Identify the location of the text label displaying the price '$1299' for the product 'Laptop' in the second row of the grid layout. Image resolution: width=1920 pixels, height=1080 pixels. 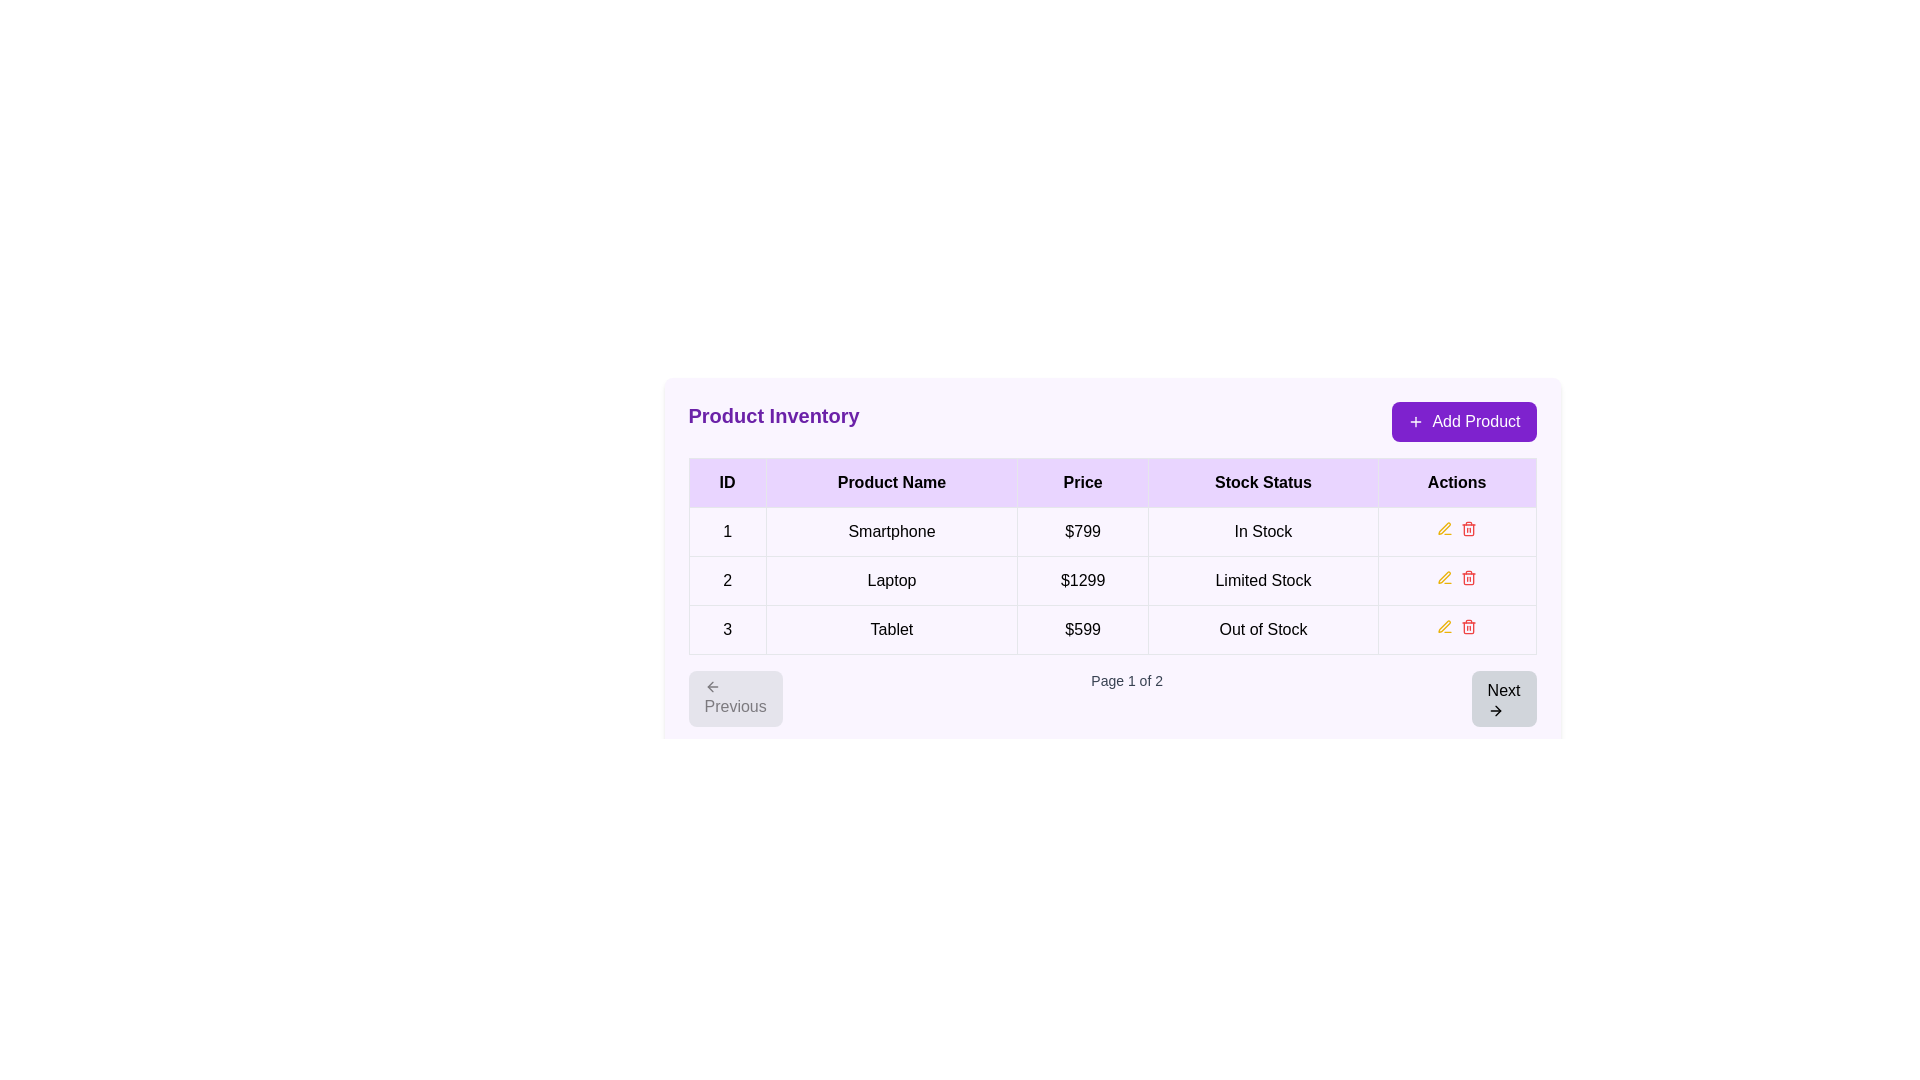
(1082, 581).